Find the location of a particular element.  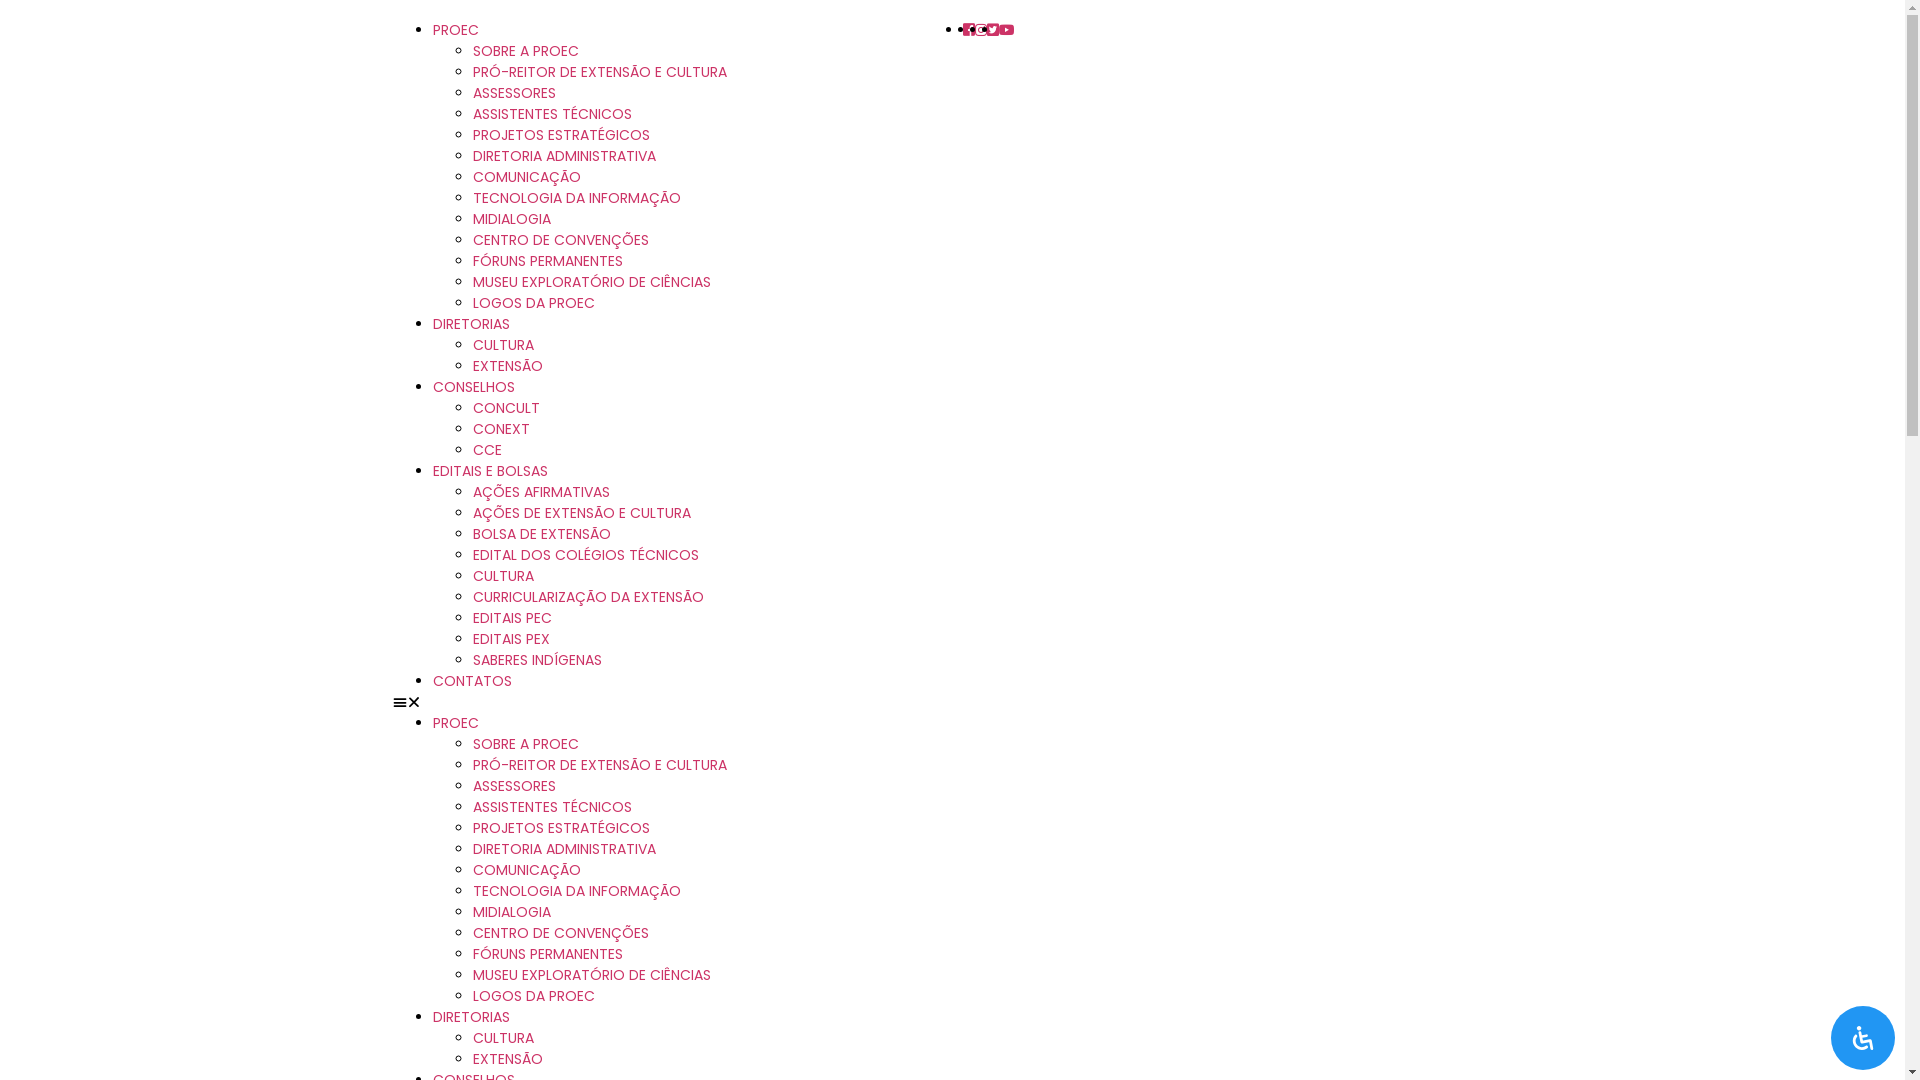

'ASSESSORES' is located at coordinates (513, 785).